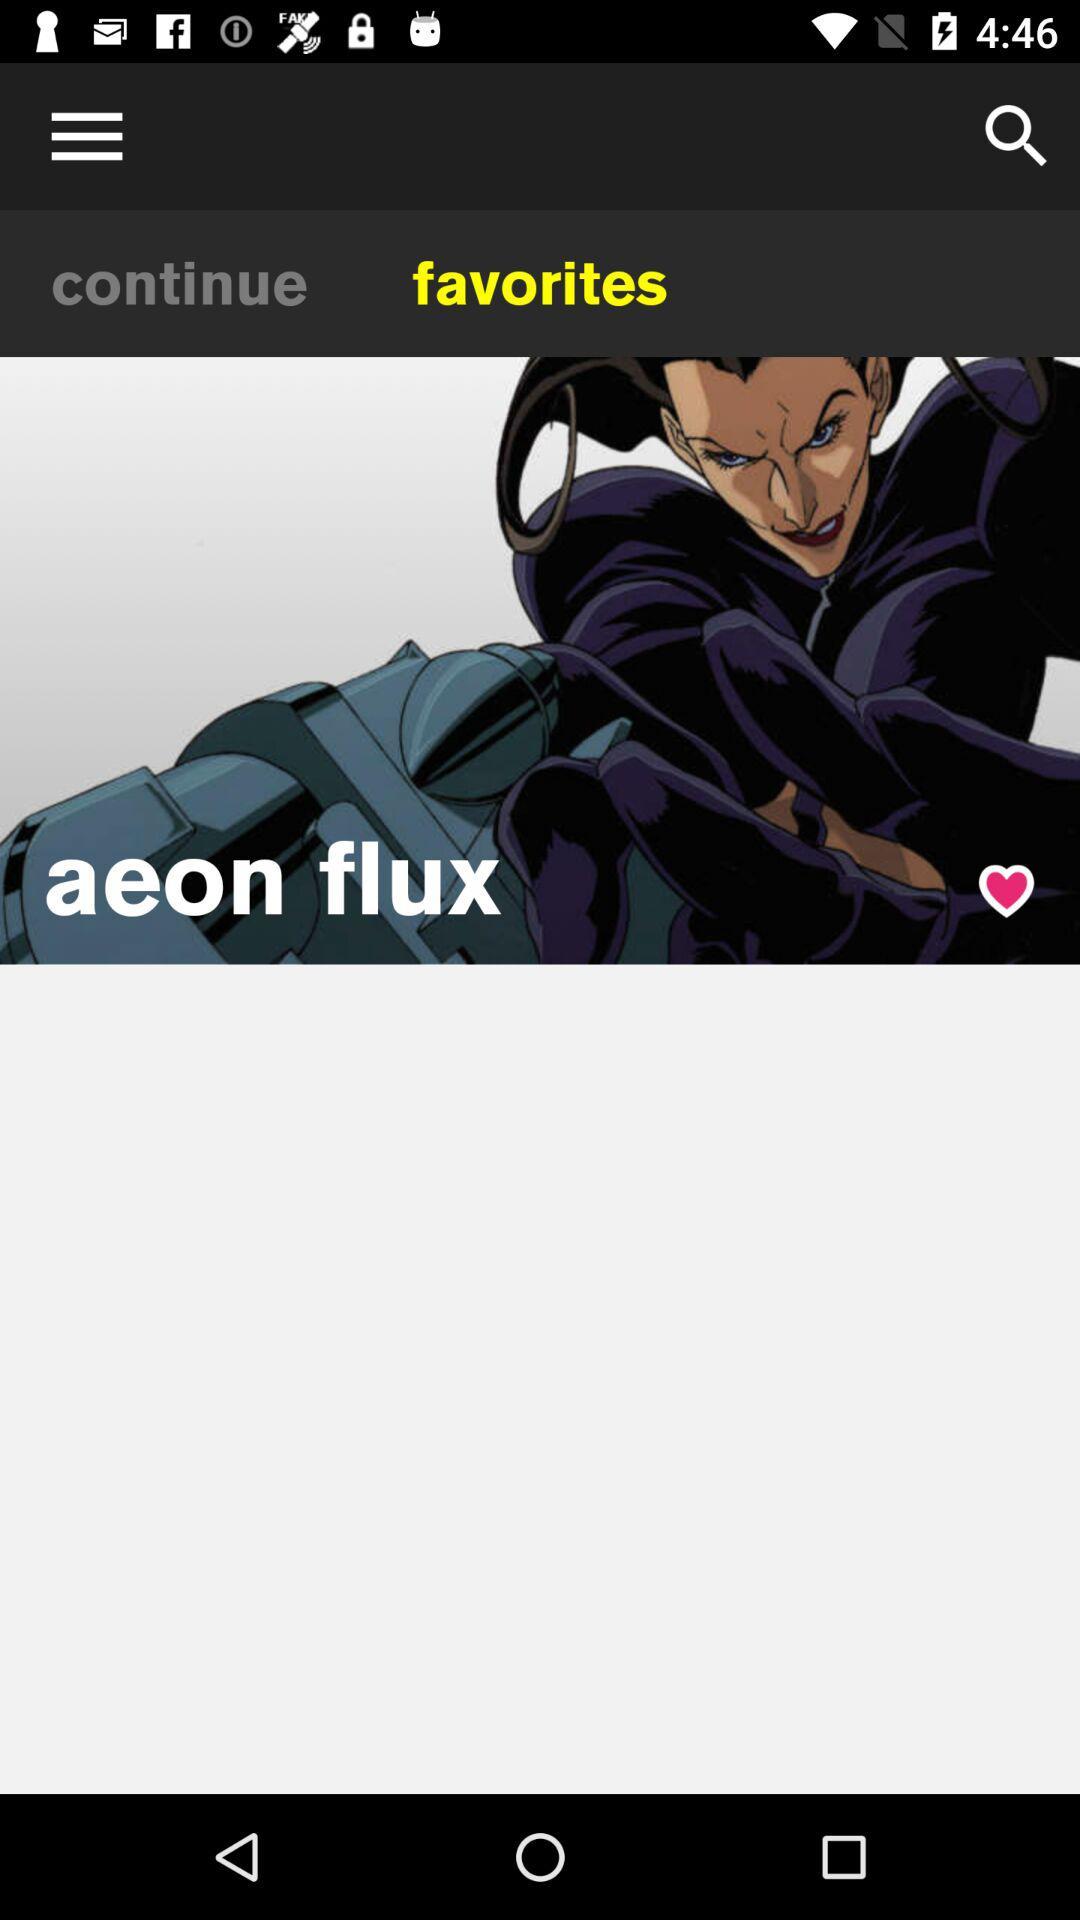 This screenshot has width=1080, height=1920. What do you see at coordinates (79, 135) in the screenshot?
I see `menu icon` at bounding box center [79, 135].